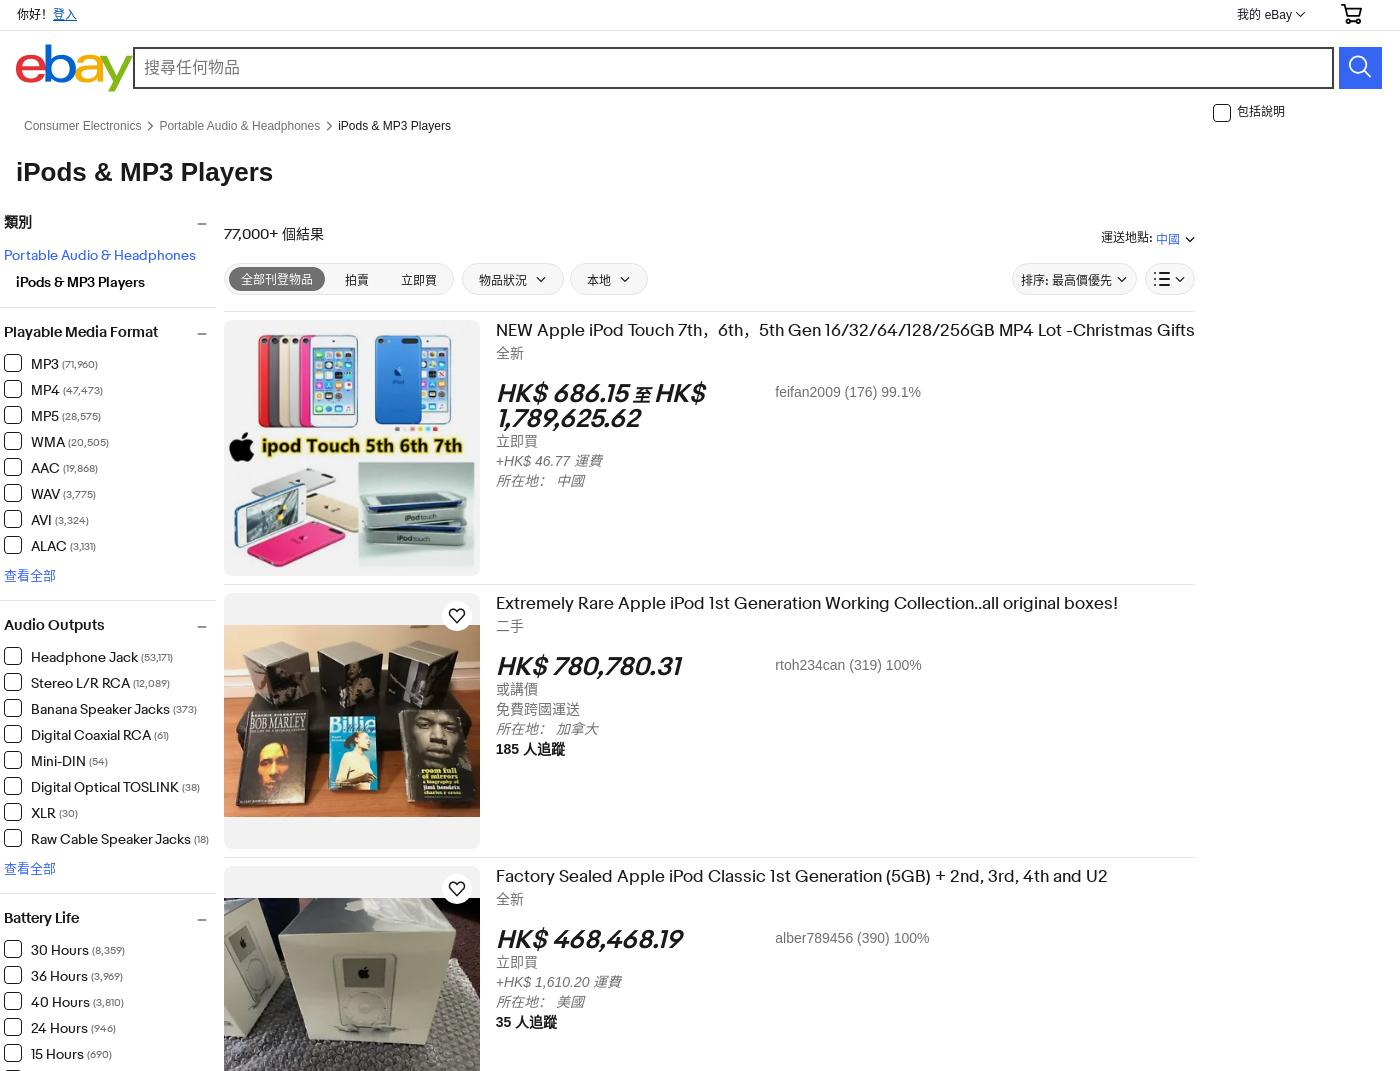  What do you see at coordinates (861, 391) in the screenshot?
I see `'feifan2009 (176) 99.1%'` at bounding box center [861, 391].